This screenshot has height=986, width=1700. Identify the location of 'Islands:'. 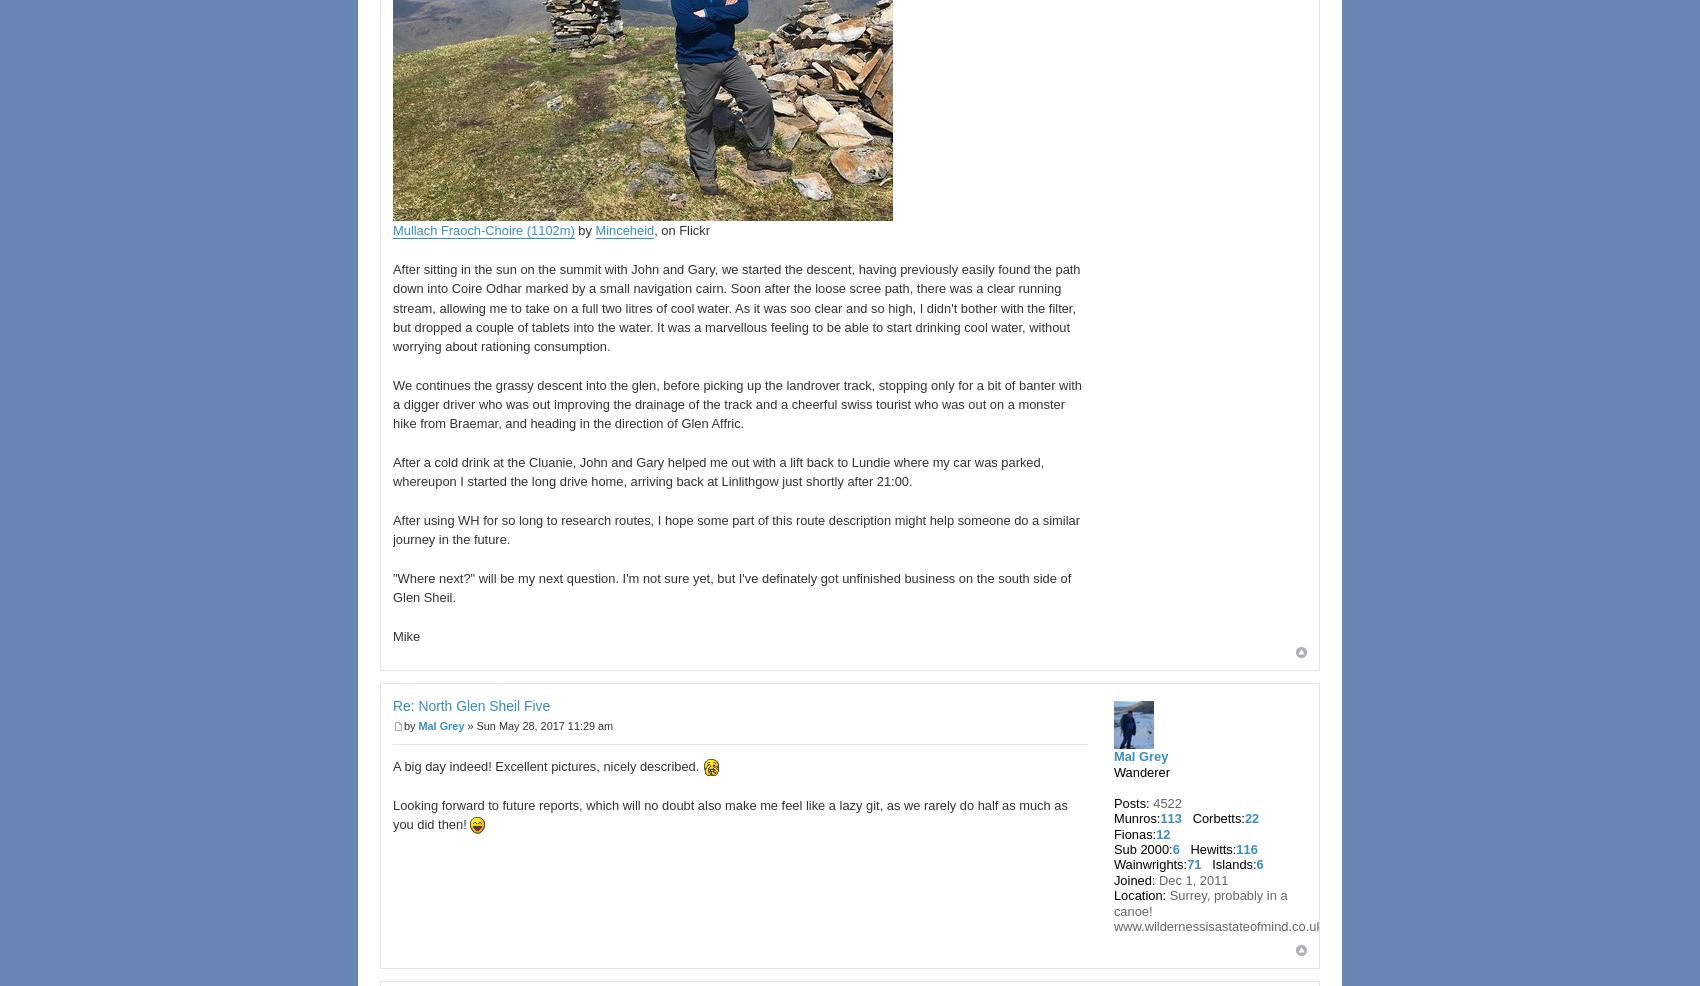
(1210, 863).